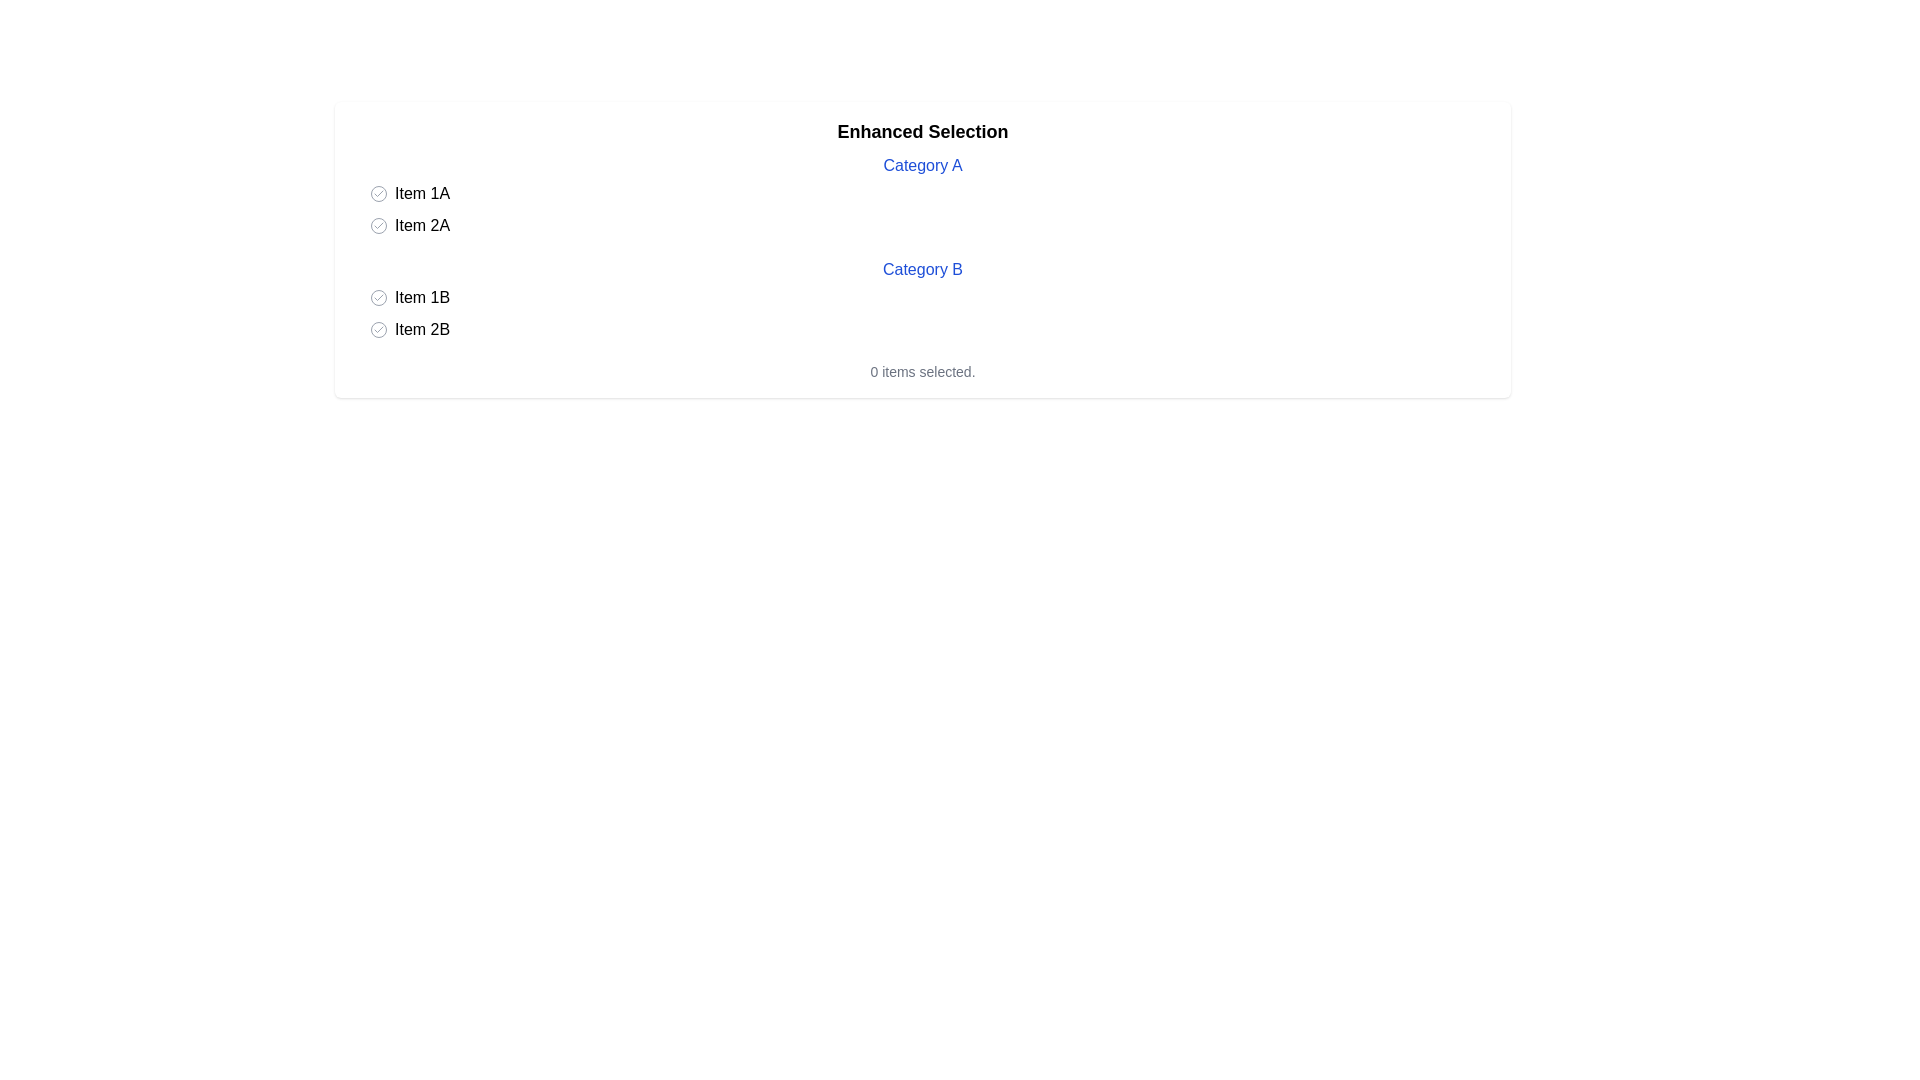 The height and width of the screenshot is (1080, 1920). I want to click on the selectable list item labeled 'Item 1B' under 'Category B', so click(930, 297).